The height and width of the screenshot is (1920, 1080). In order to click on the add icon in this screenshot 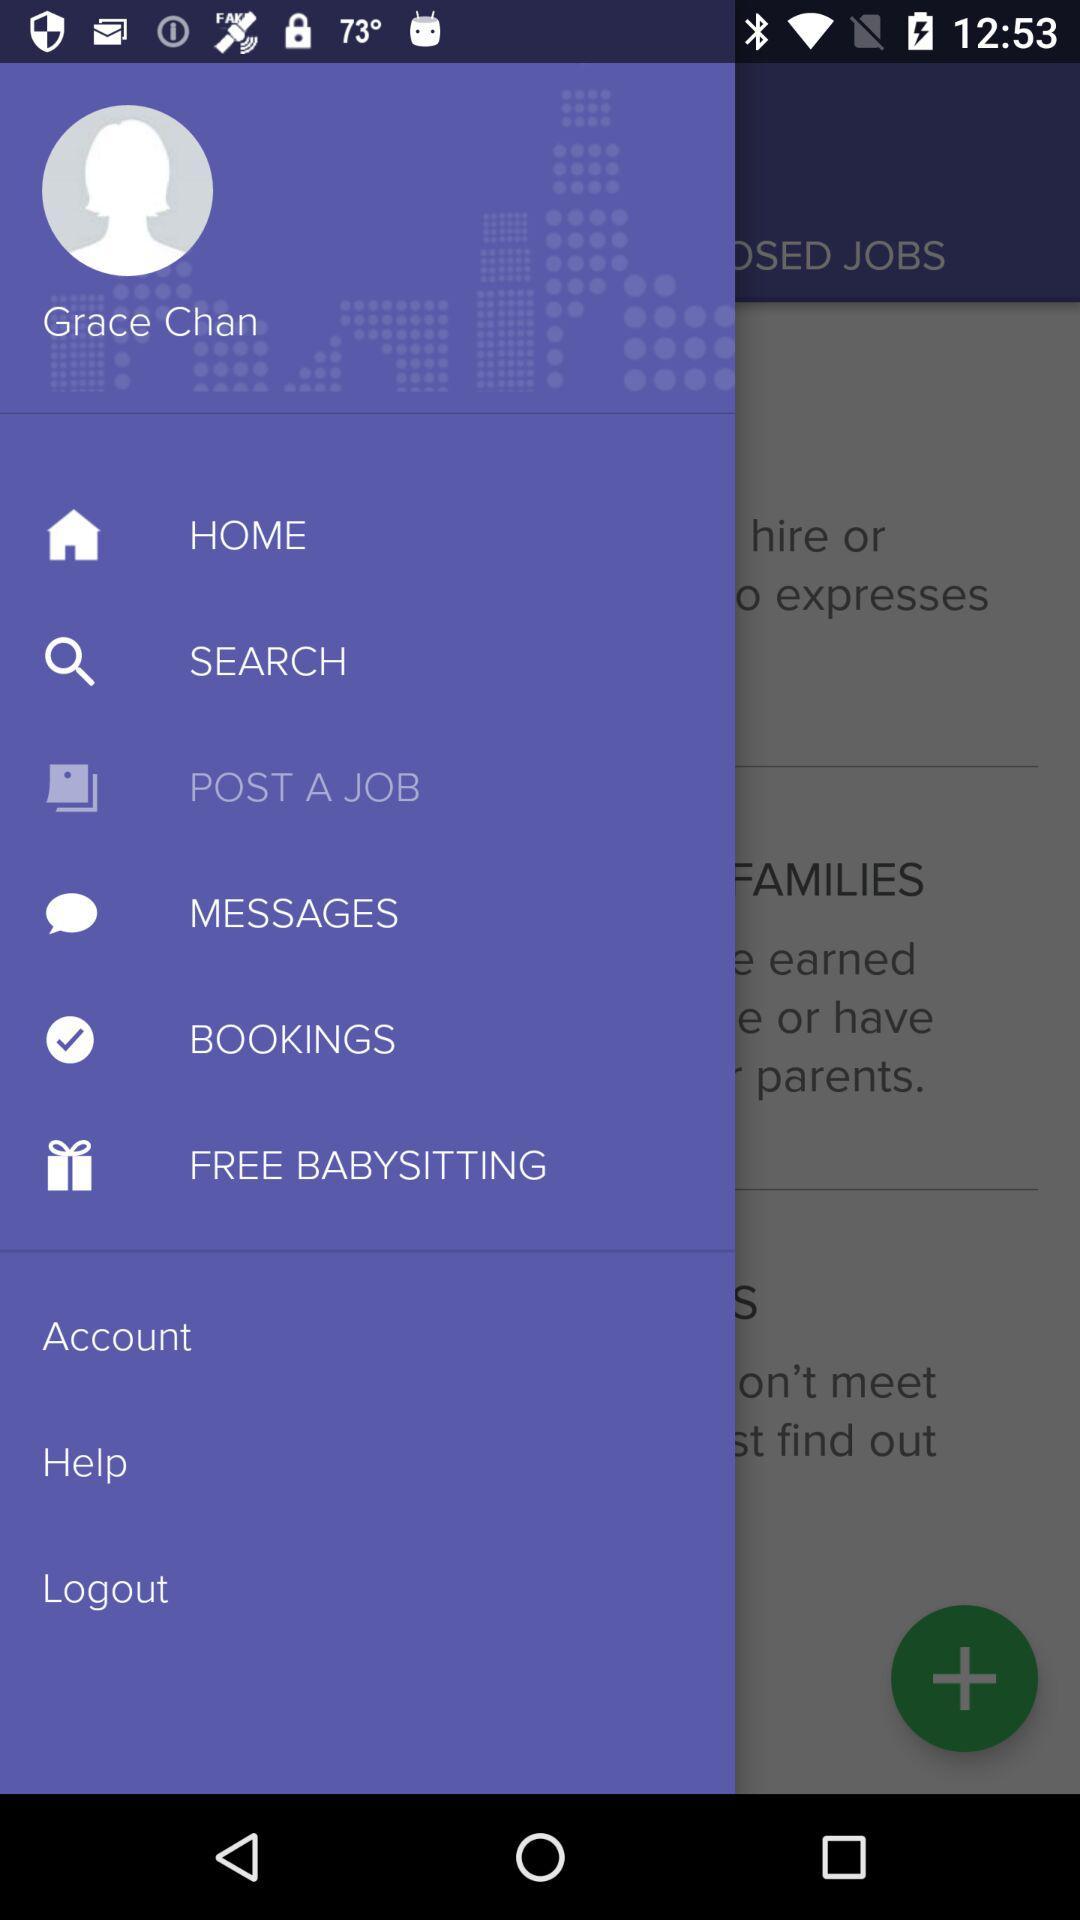, I will do `click(963, 1678)`.